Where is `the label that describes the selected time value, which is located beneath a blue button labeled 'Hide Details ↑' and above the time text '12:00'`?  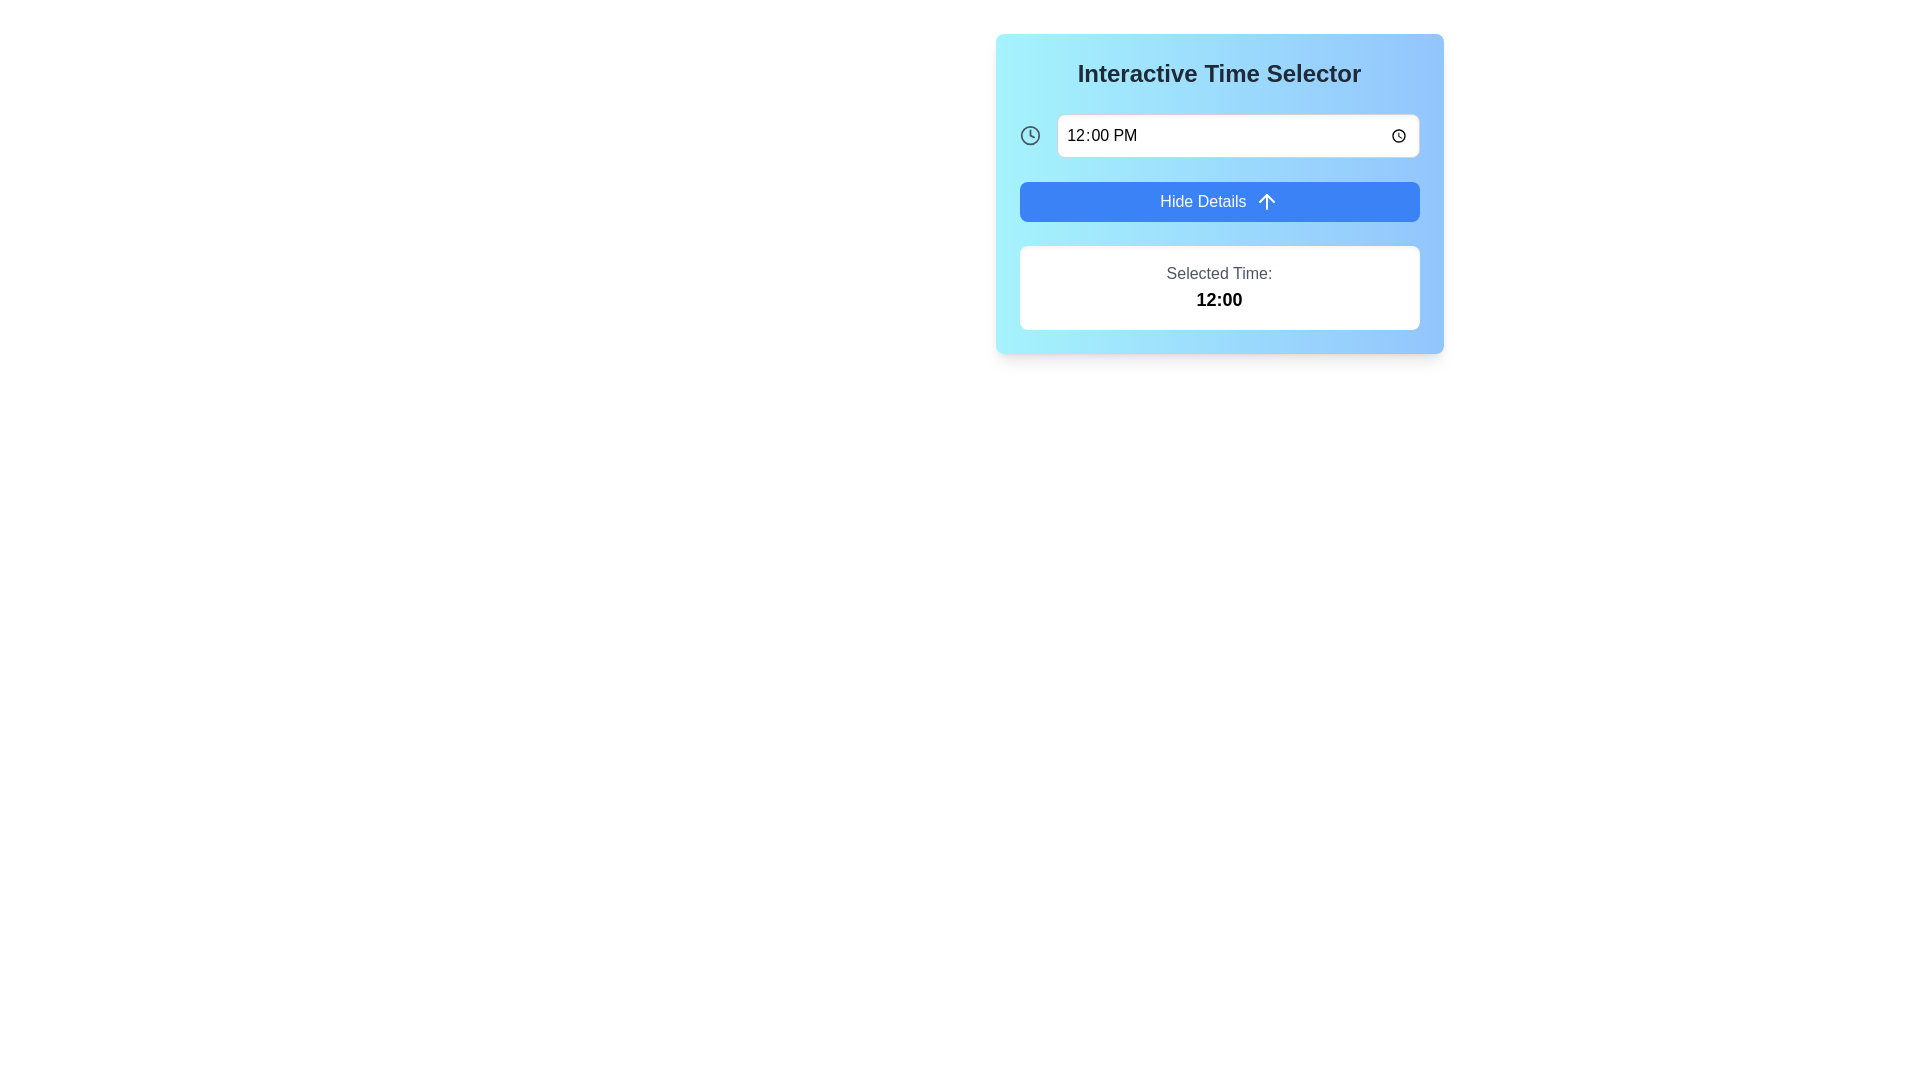
the label that describes the selected time value, which is located beneath a blue button labeled 'Hide Details ↑' and above the time text '12:00' is located at coordinates (1218, 273).